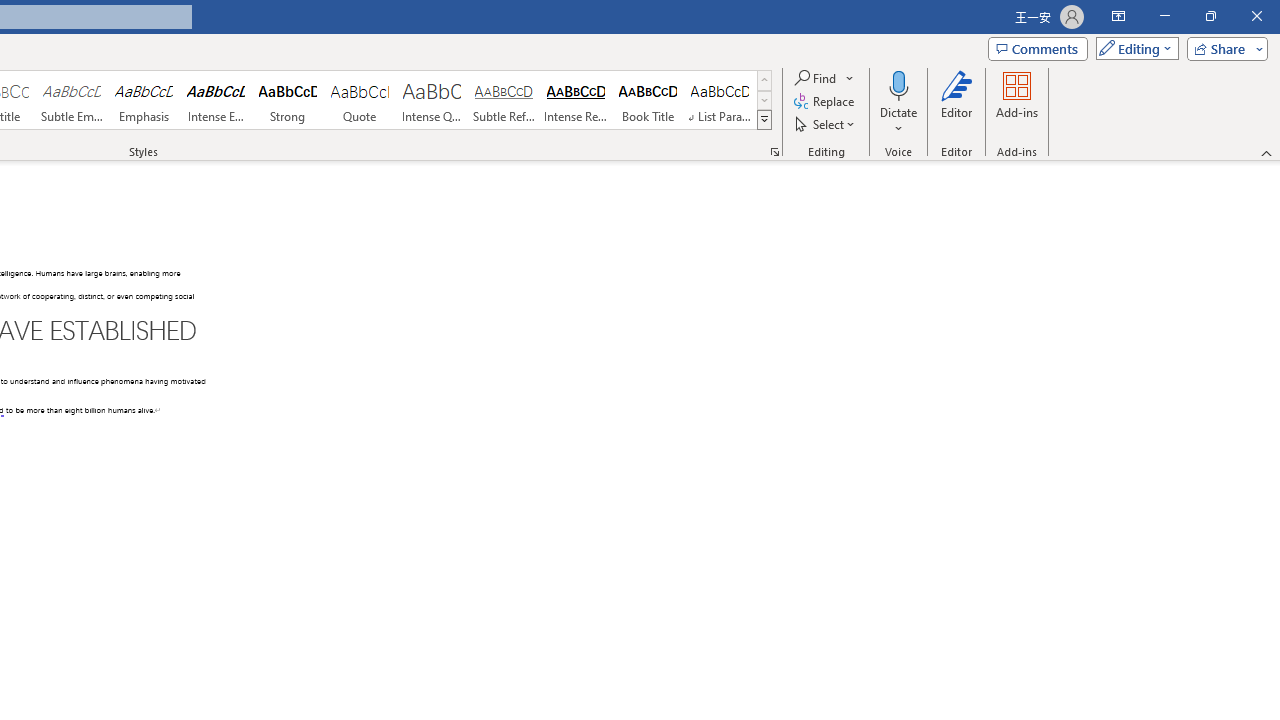 The image size is (1280, 720). What do you see at coordinates (898, 84) in the screenshot?
I see `'Dictate'` at bounding box center [898, 84].